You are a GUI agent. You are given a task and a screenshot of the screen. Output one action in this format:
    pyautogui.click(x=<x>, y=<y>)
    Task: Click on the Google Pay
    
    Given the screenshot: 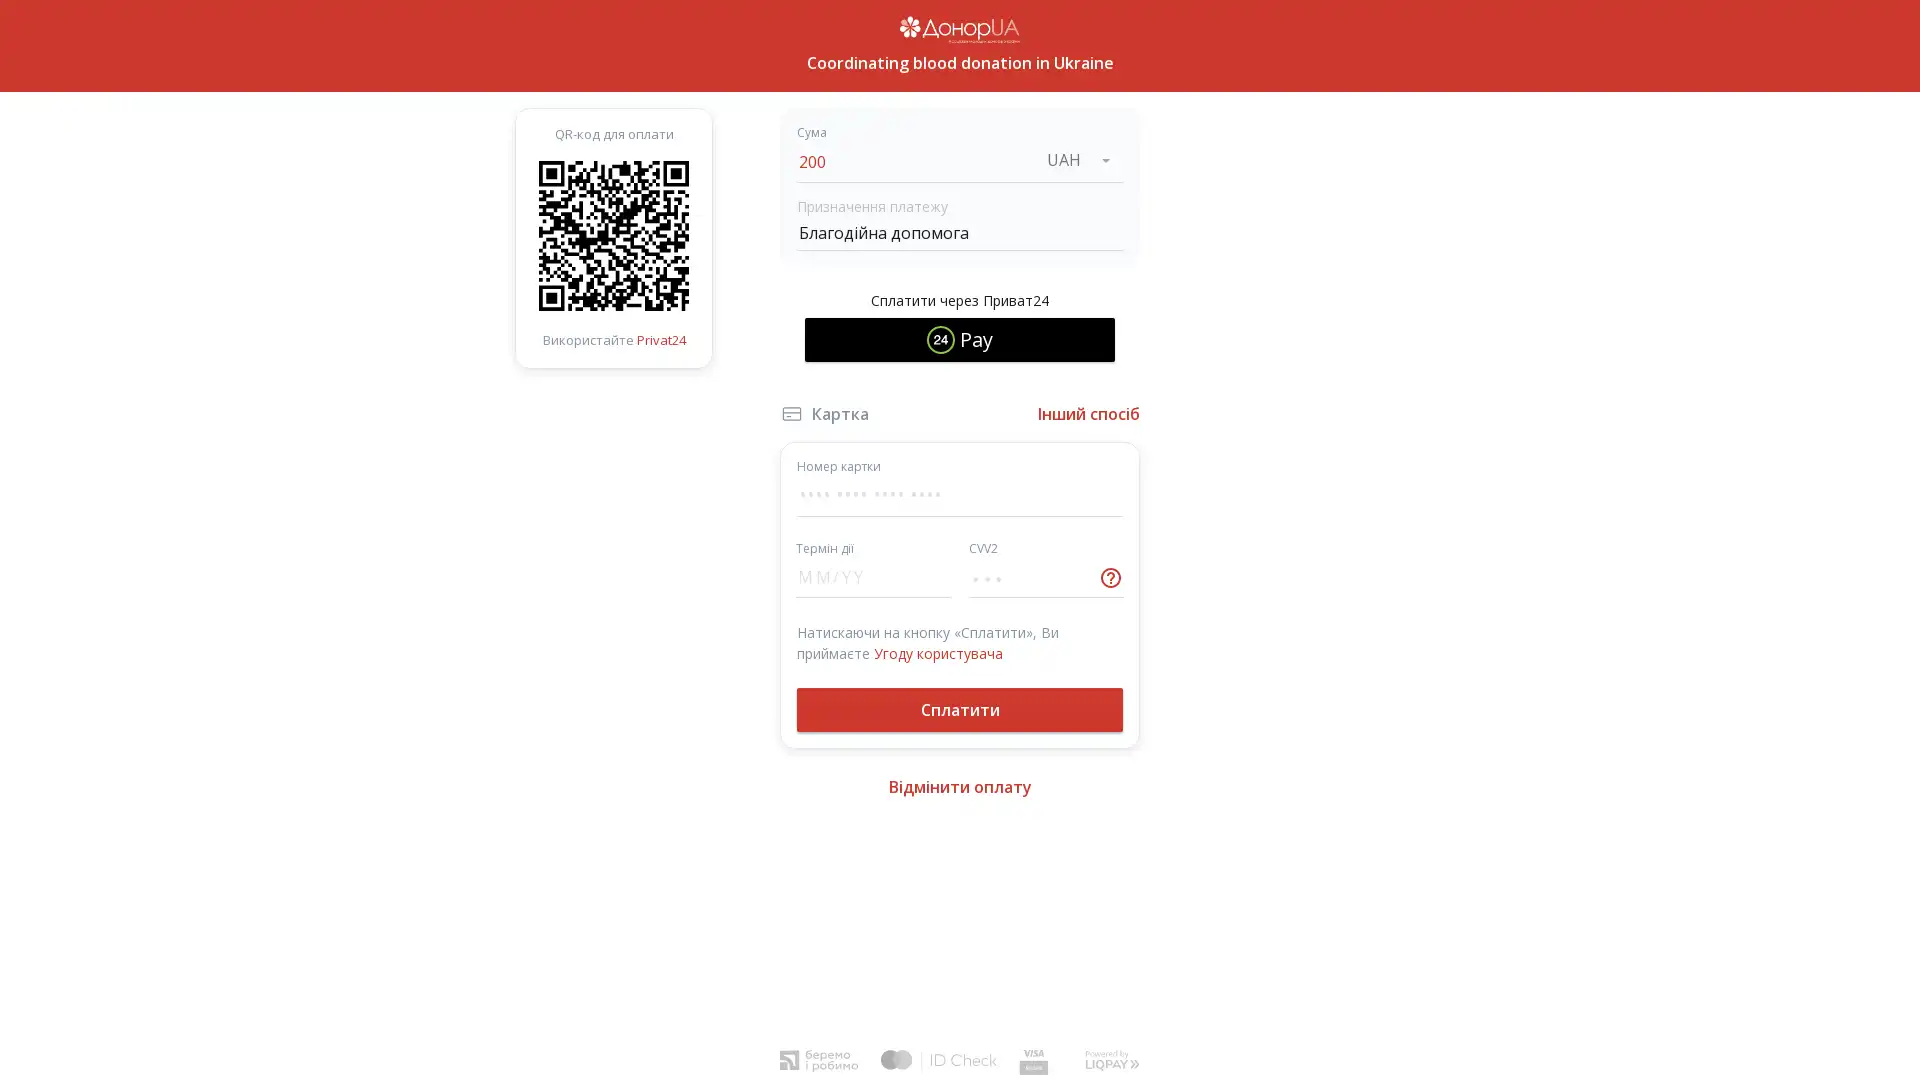 What is the action you would take?
    pyautogui.click(x=960, y=399)
    